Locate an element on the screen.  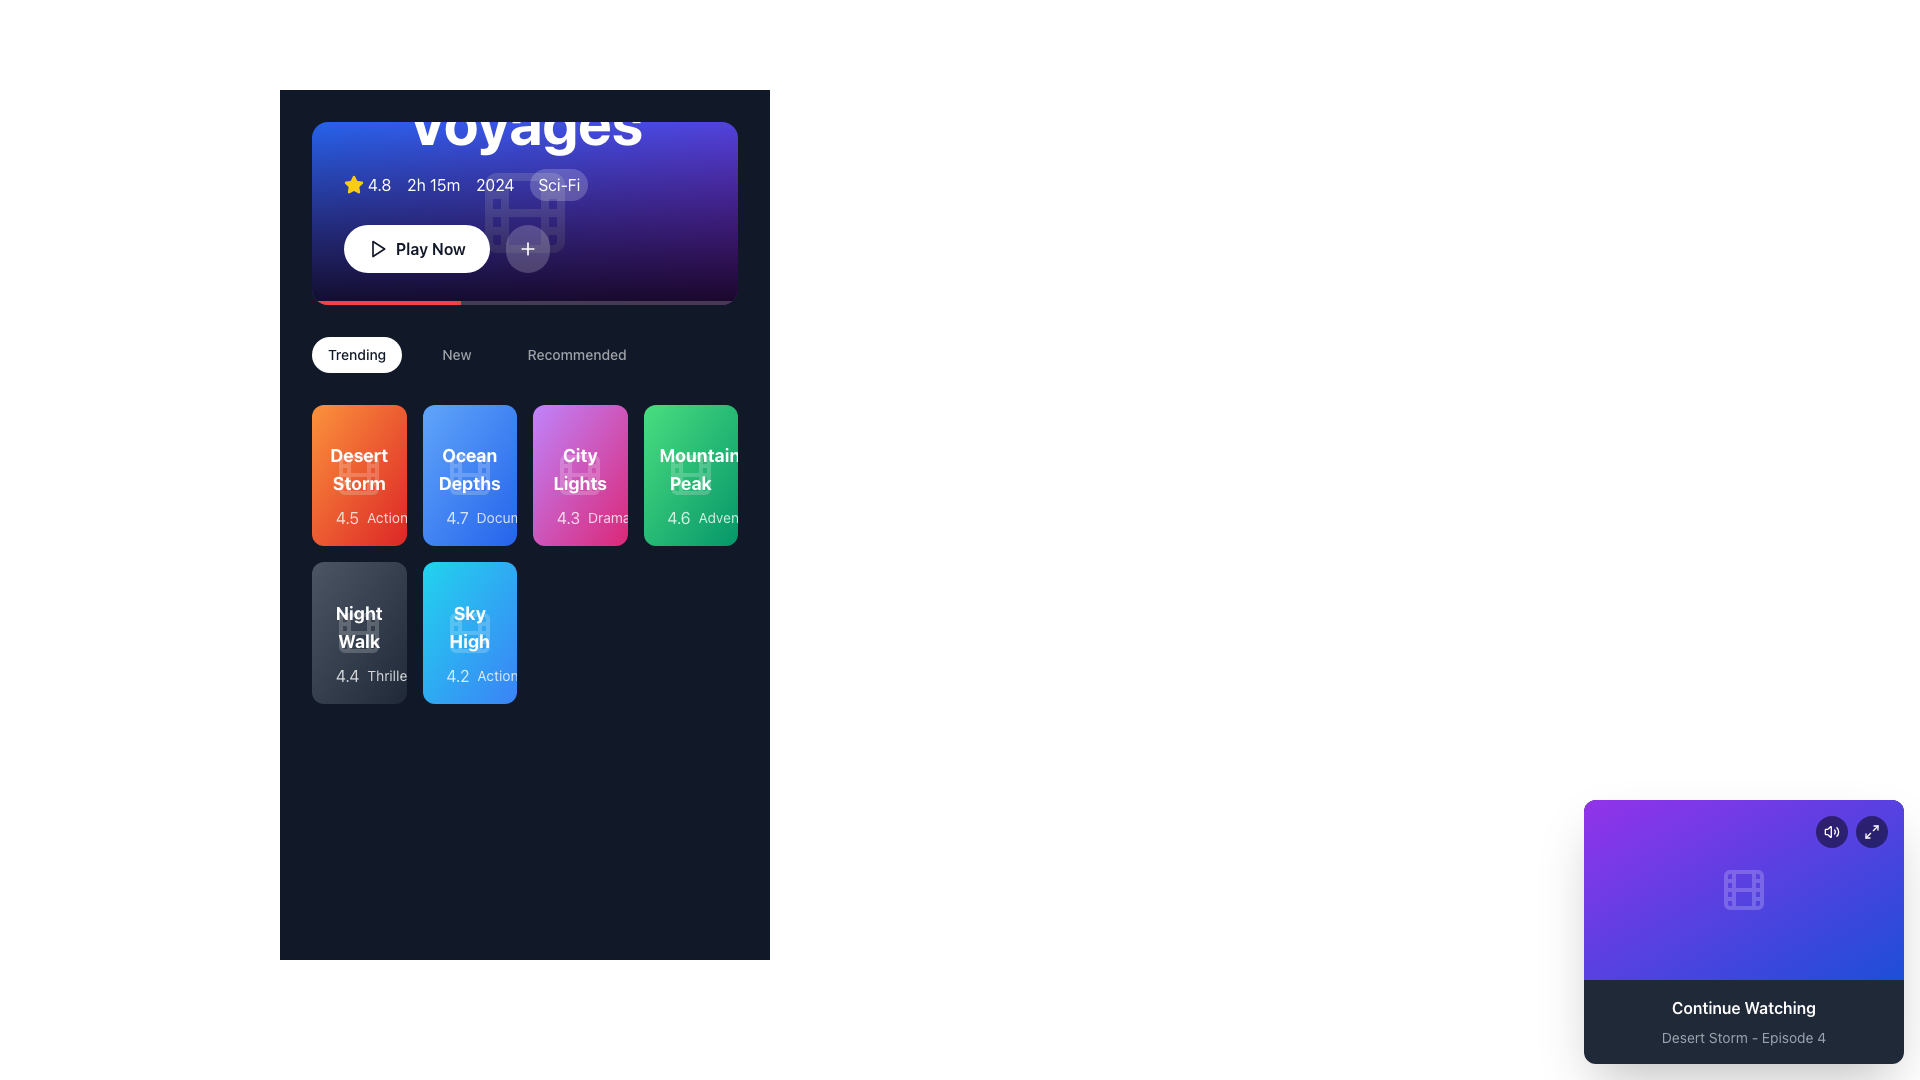
the triangular 'Play' icon located within the circular 'Play Now' button in the main header section to initiate playback is located at coordinates (378, 247).